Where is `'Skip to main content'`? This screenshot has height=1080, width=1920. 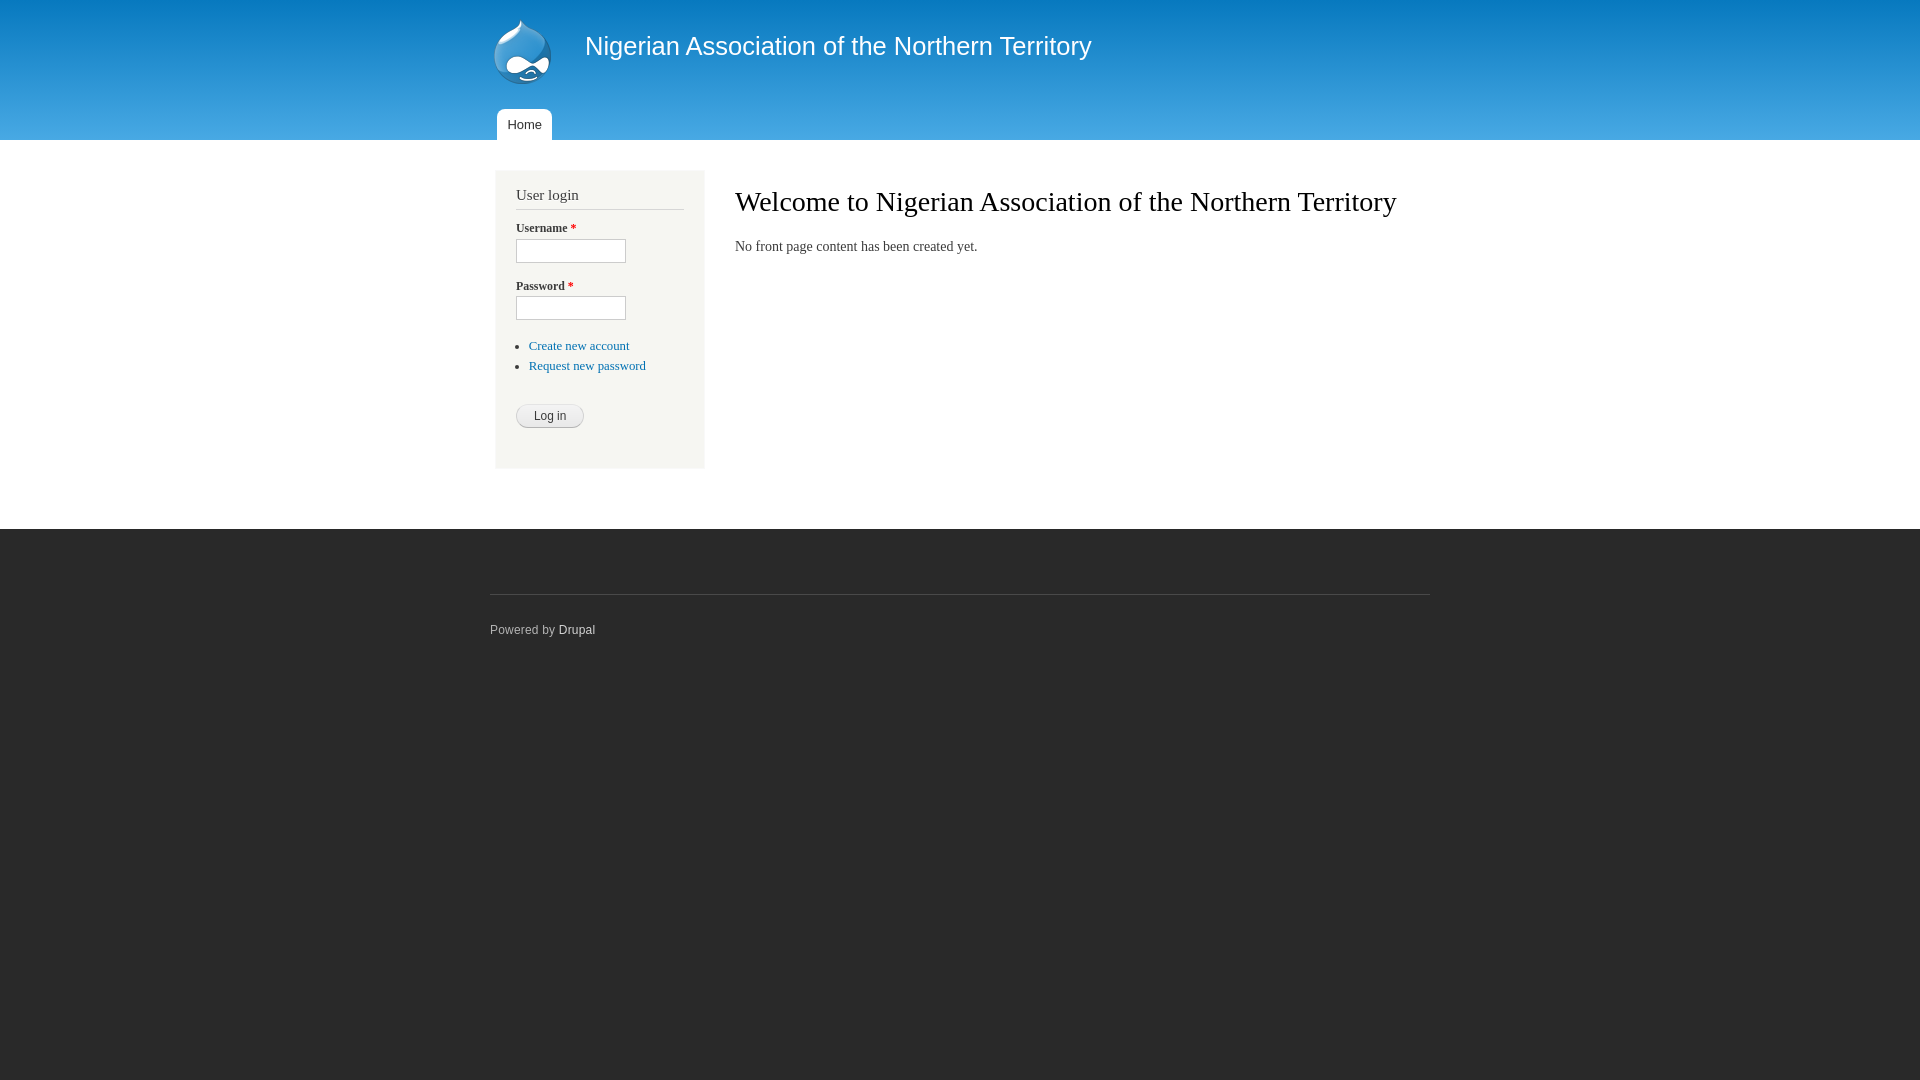
'Skip to main content' is located at coordinates (916, 2).